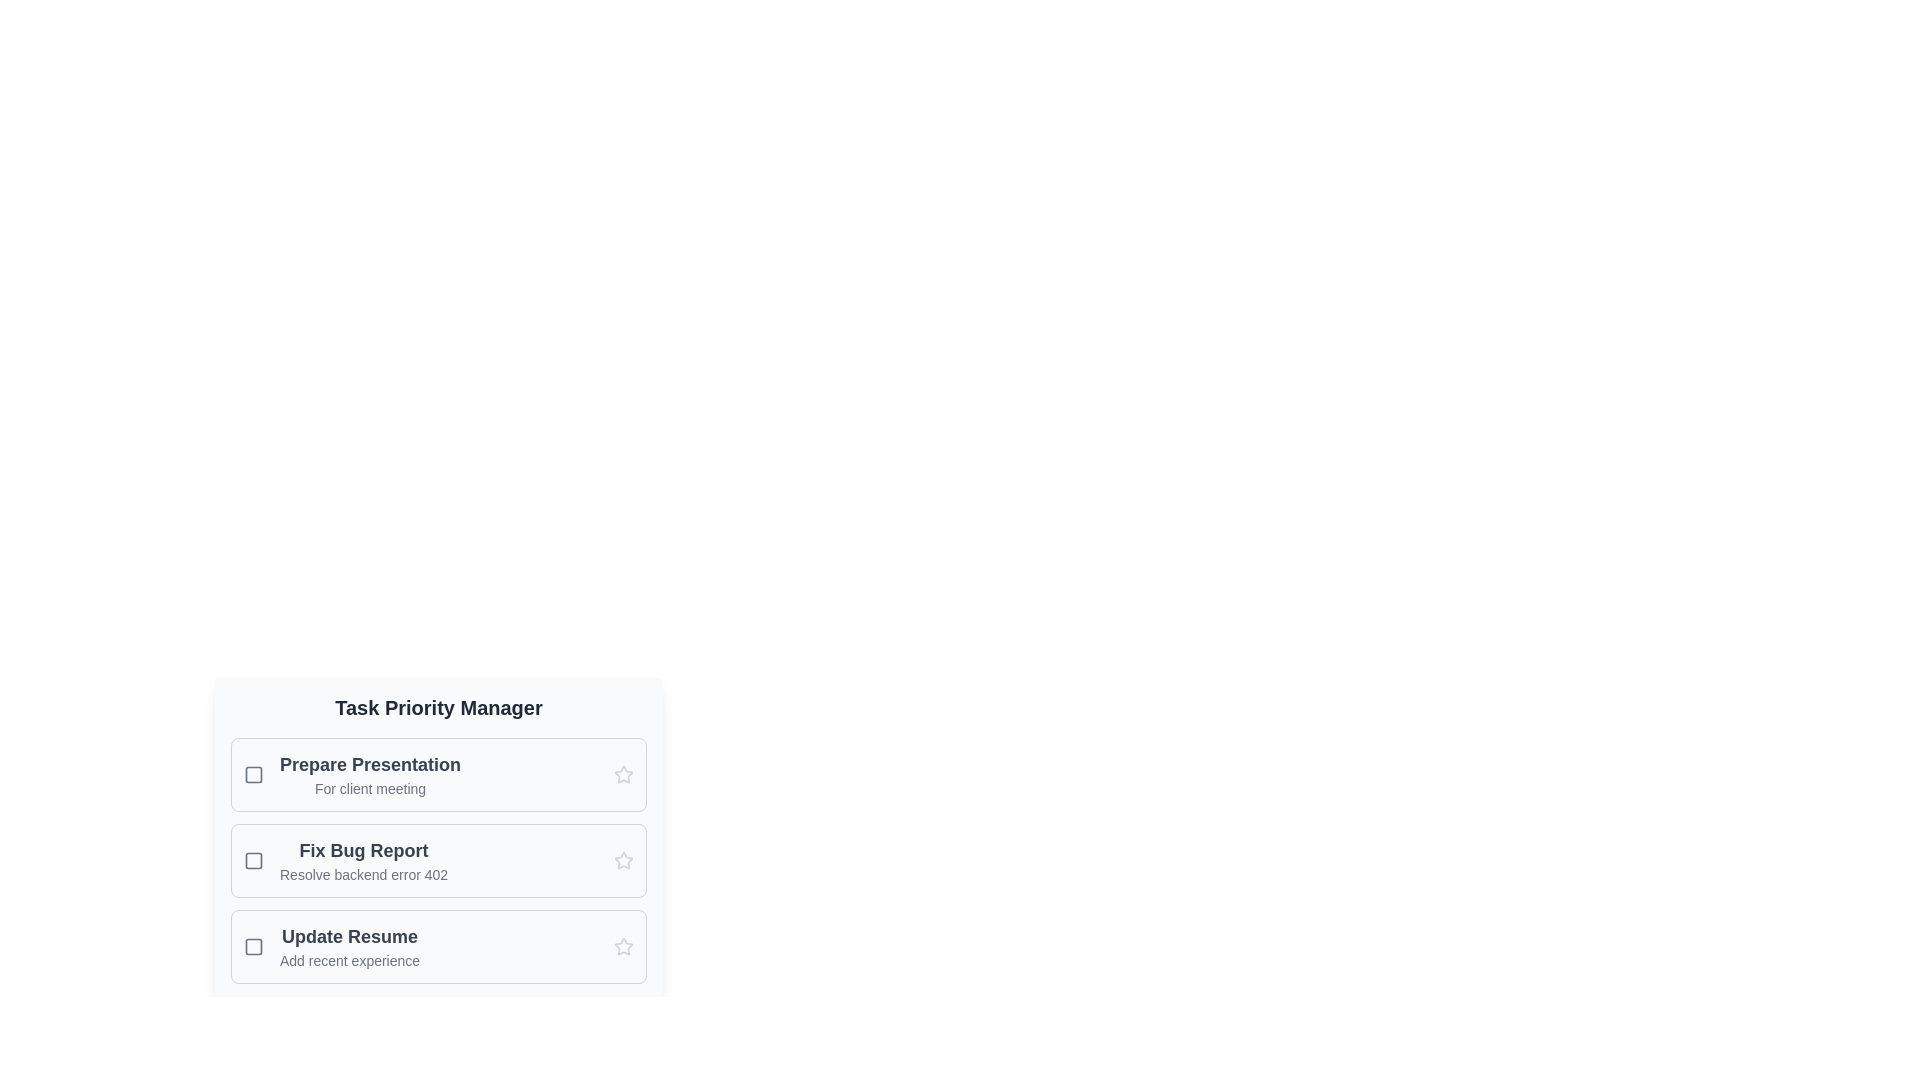 This screenshot has height=1080, width=1920. Describe the element at coordinates (623, 774) in the screenshot. I see `the star icon at the far-right end of the 'Prepare Presentation' task` at that location.